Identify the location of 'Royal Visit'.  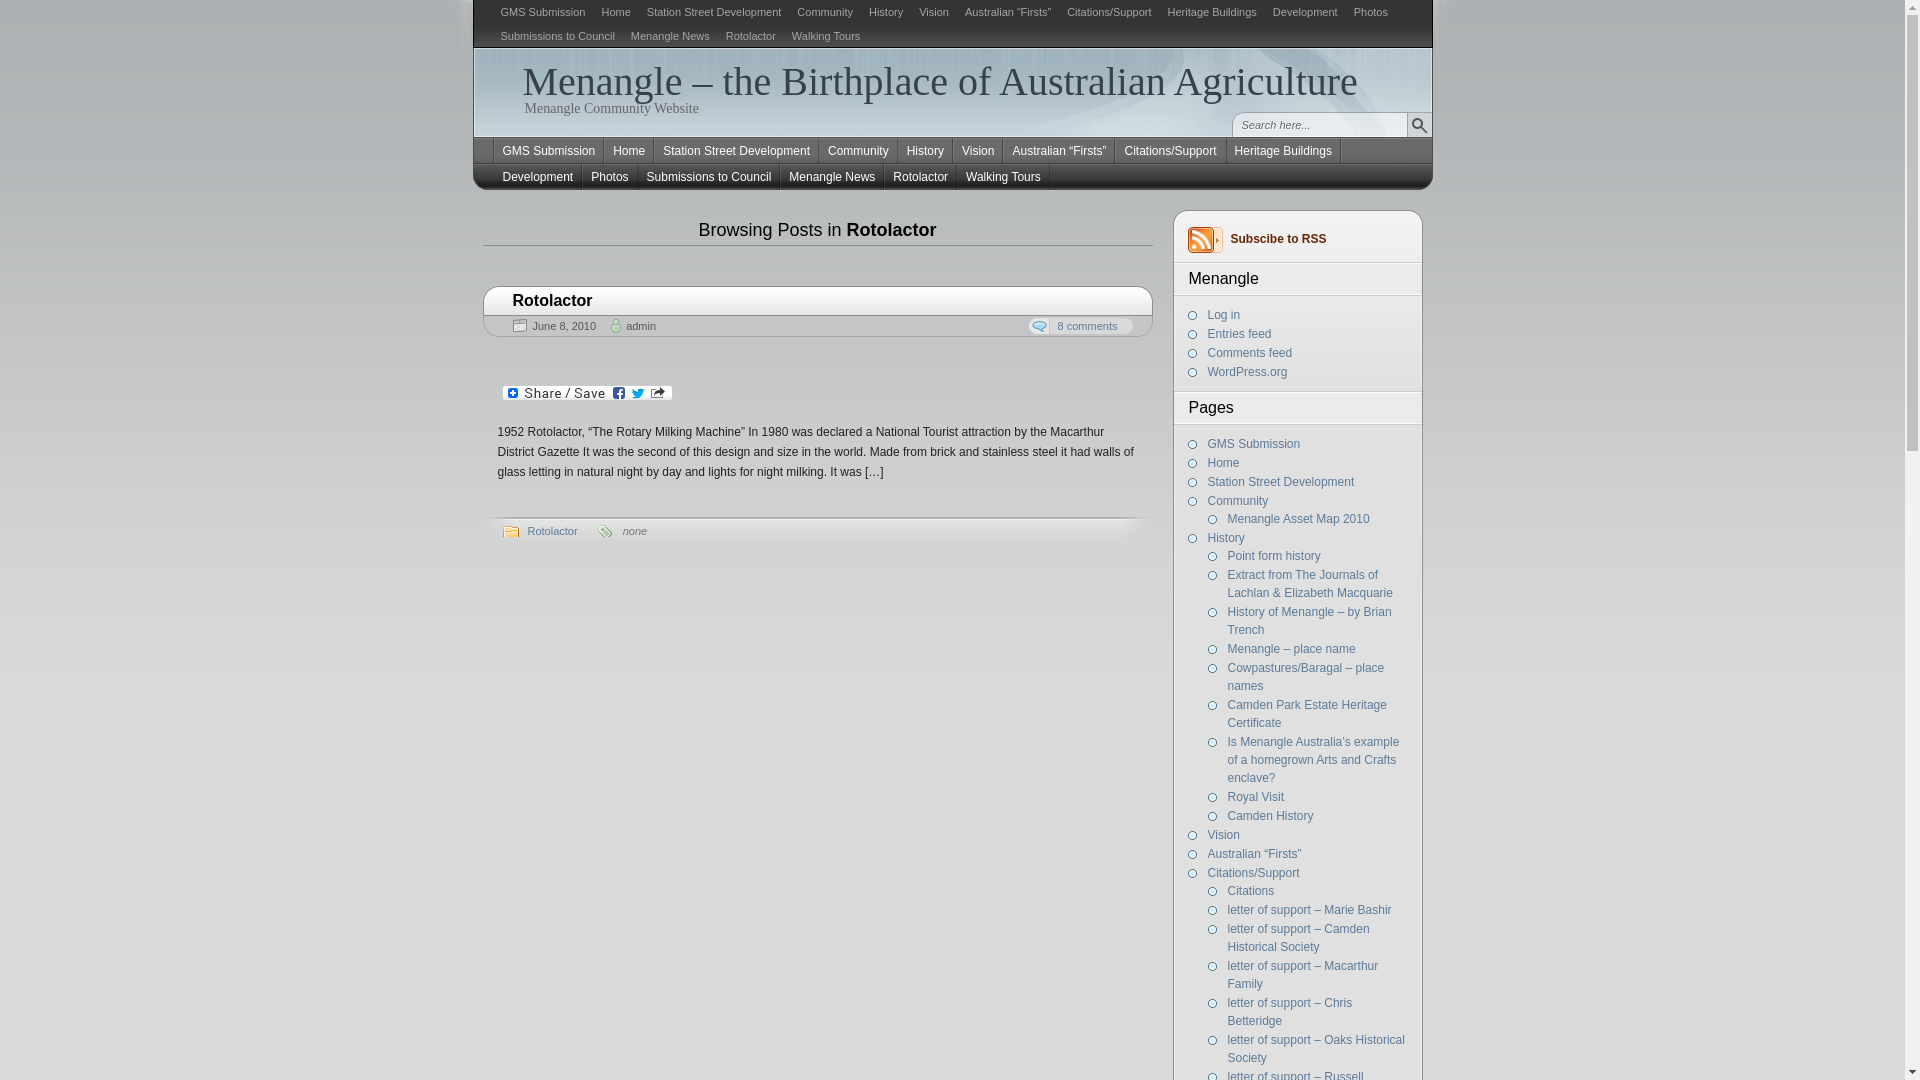
(1255, 796).